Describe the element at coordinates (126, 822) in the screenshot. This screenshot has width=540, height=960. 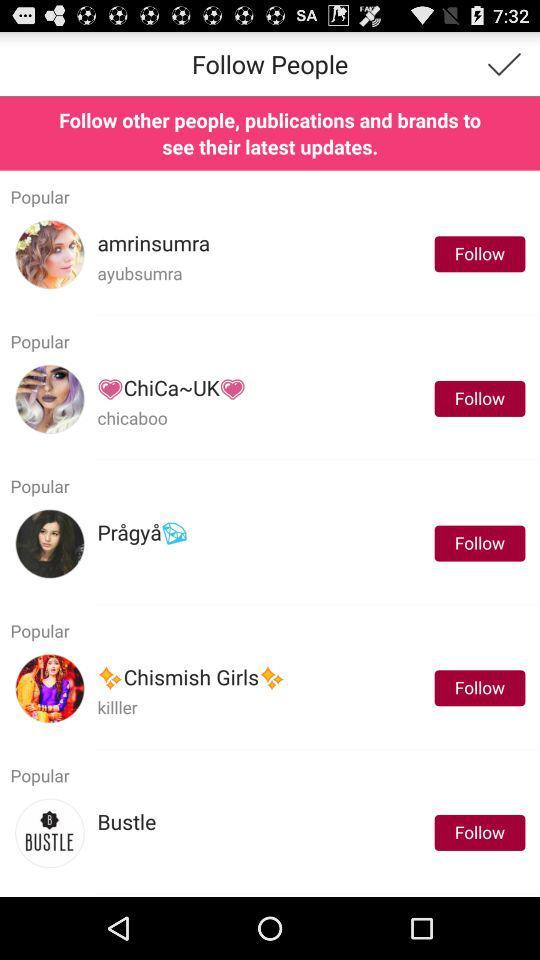
I see `the icon next to follow` at that location.